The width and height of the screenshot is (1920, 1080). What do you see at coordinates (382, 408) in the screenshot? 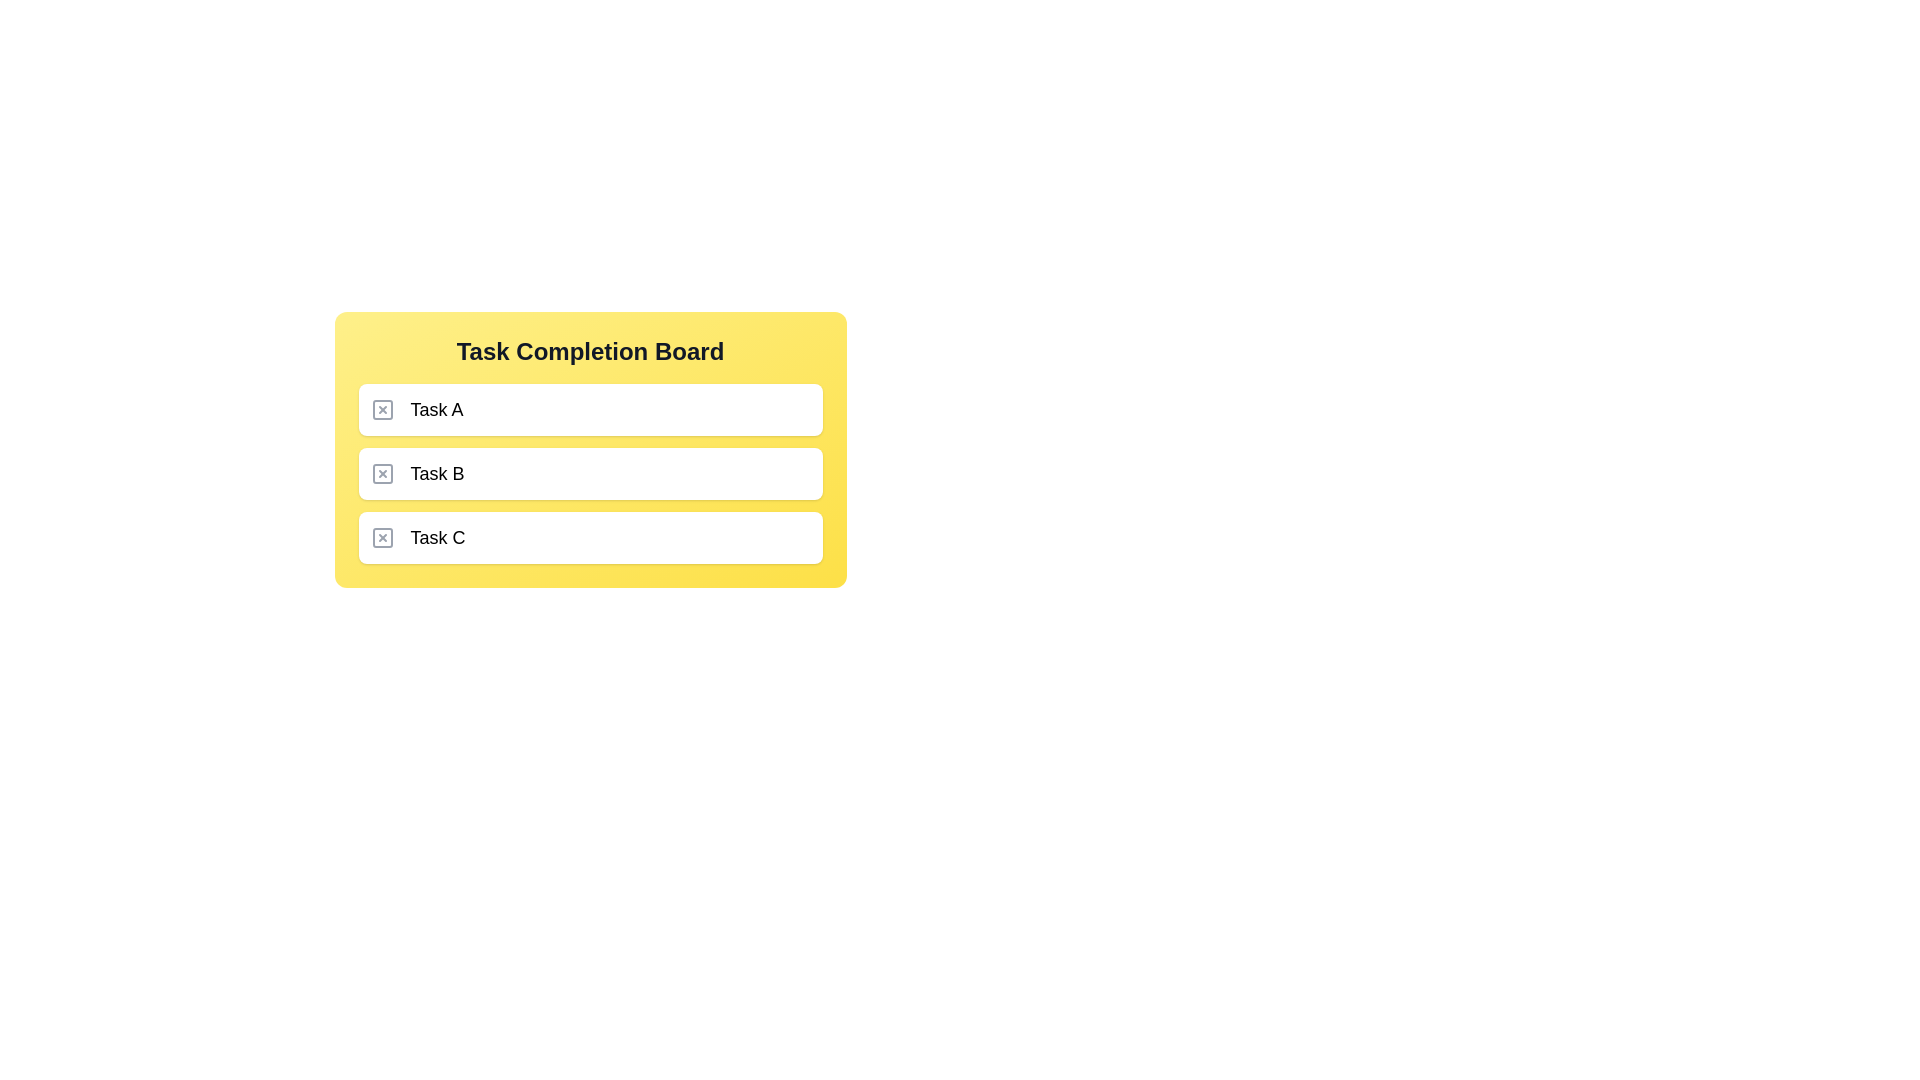
I see `the interactive icon with a red border that is located` at bounding box center [382, 408].